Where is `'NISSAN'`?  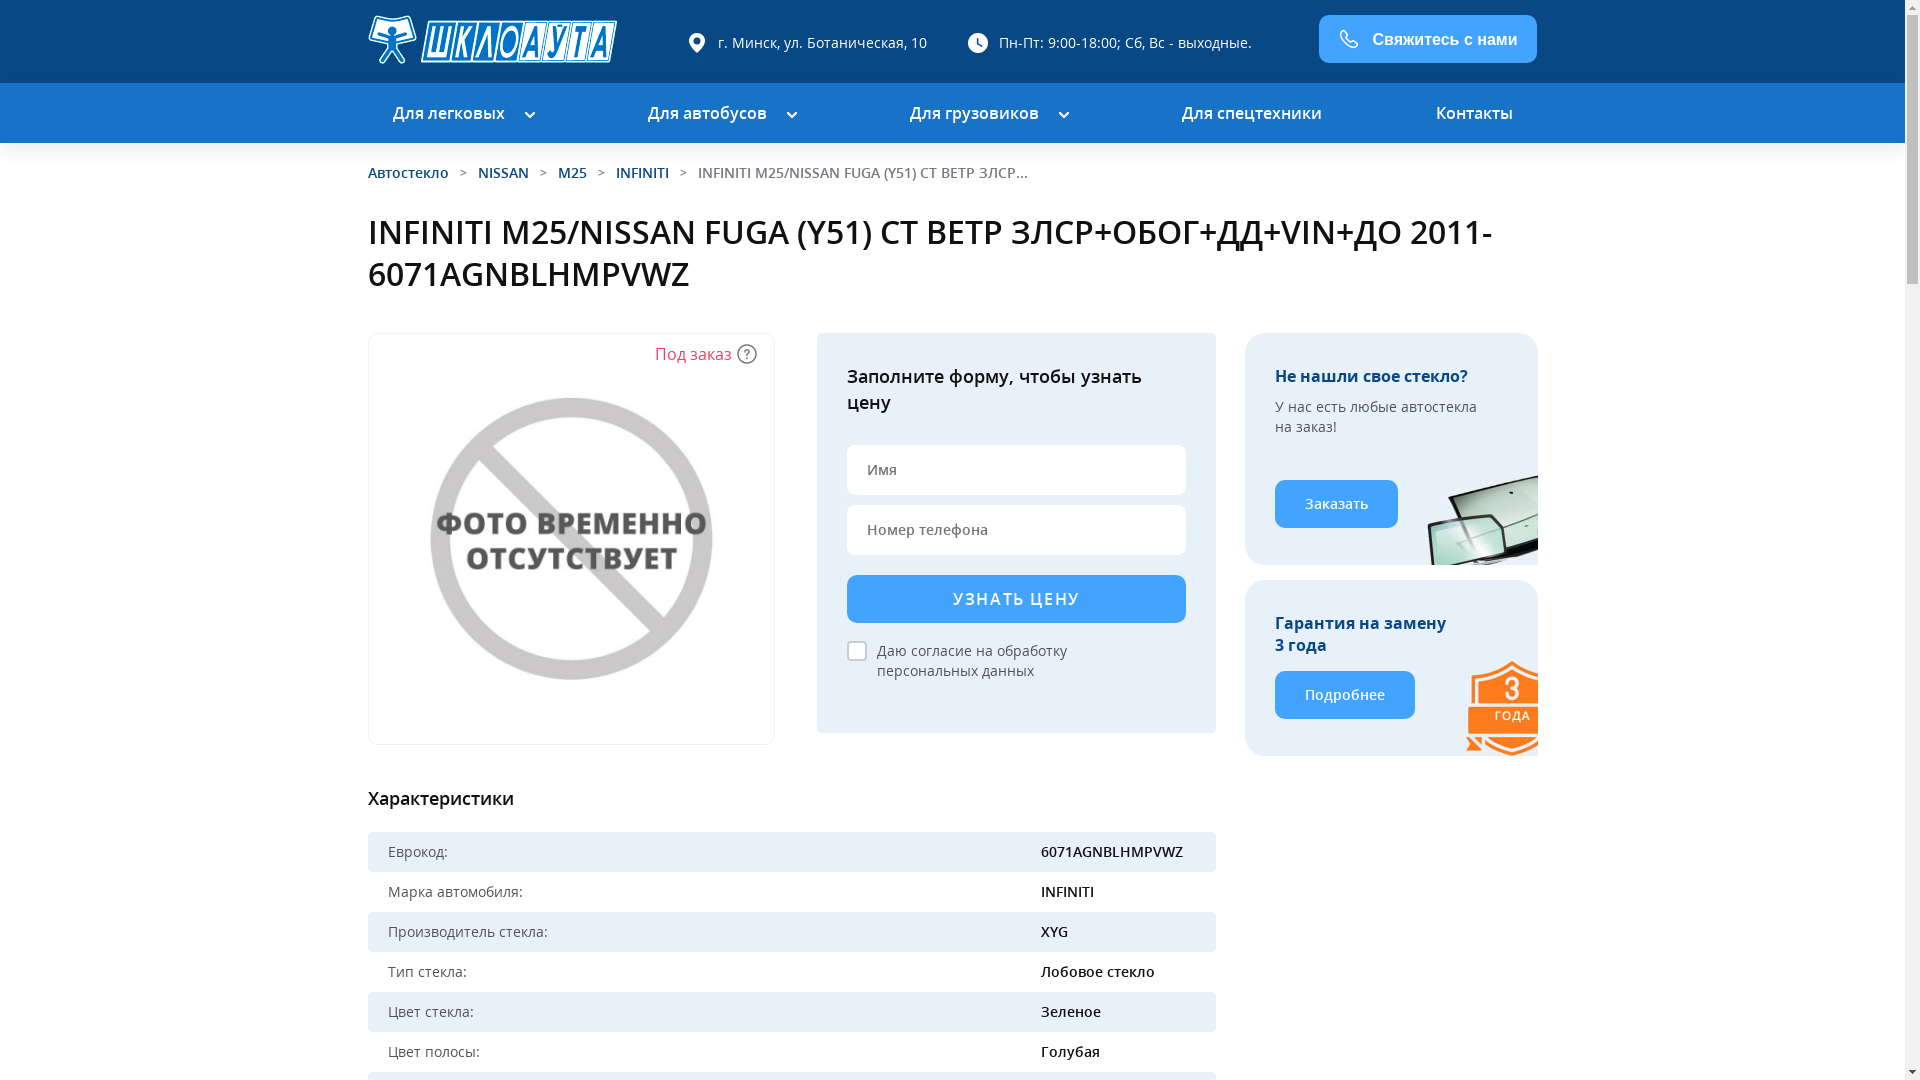 'NISSAN' is located at coordinates (503, 171).